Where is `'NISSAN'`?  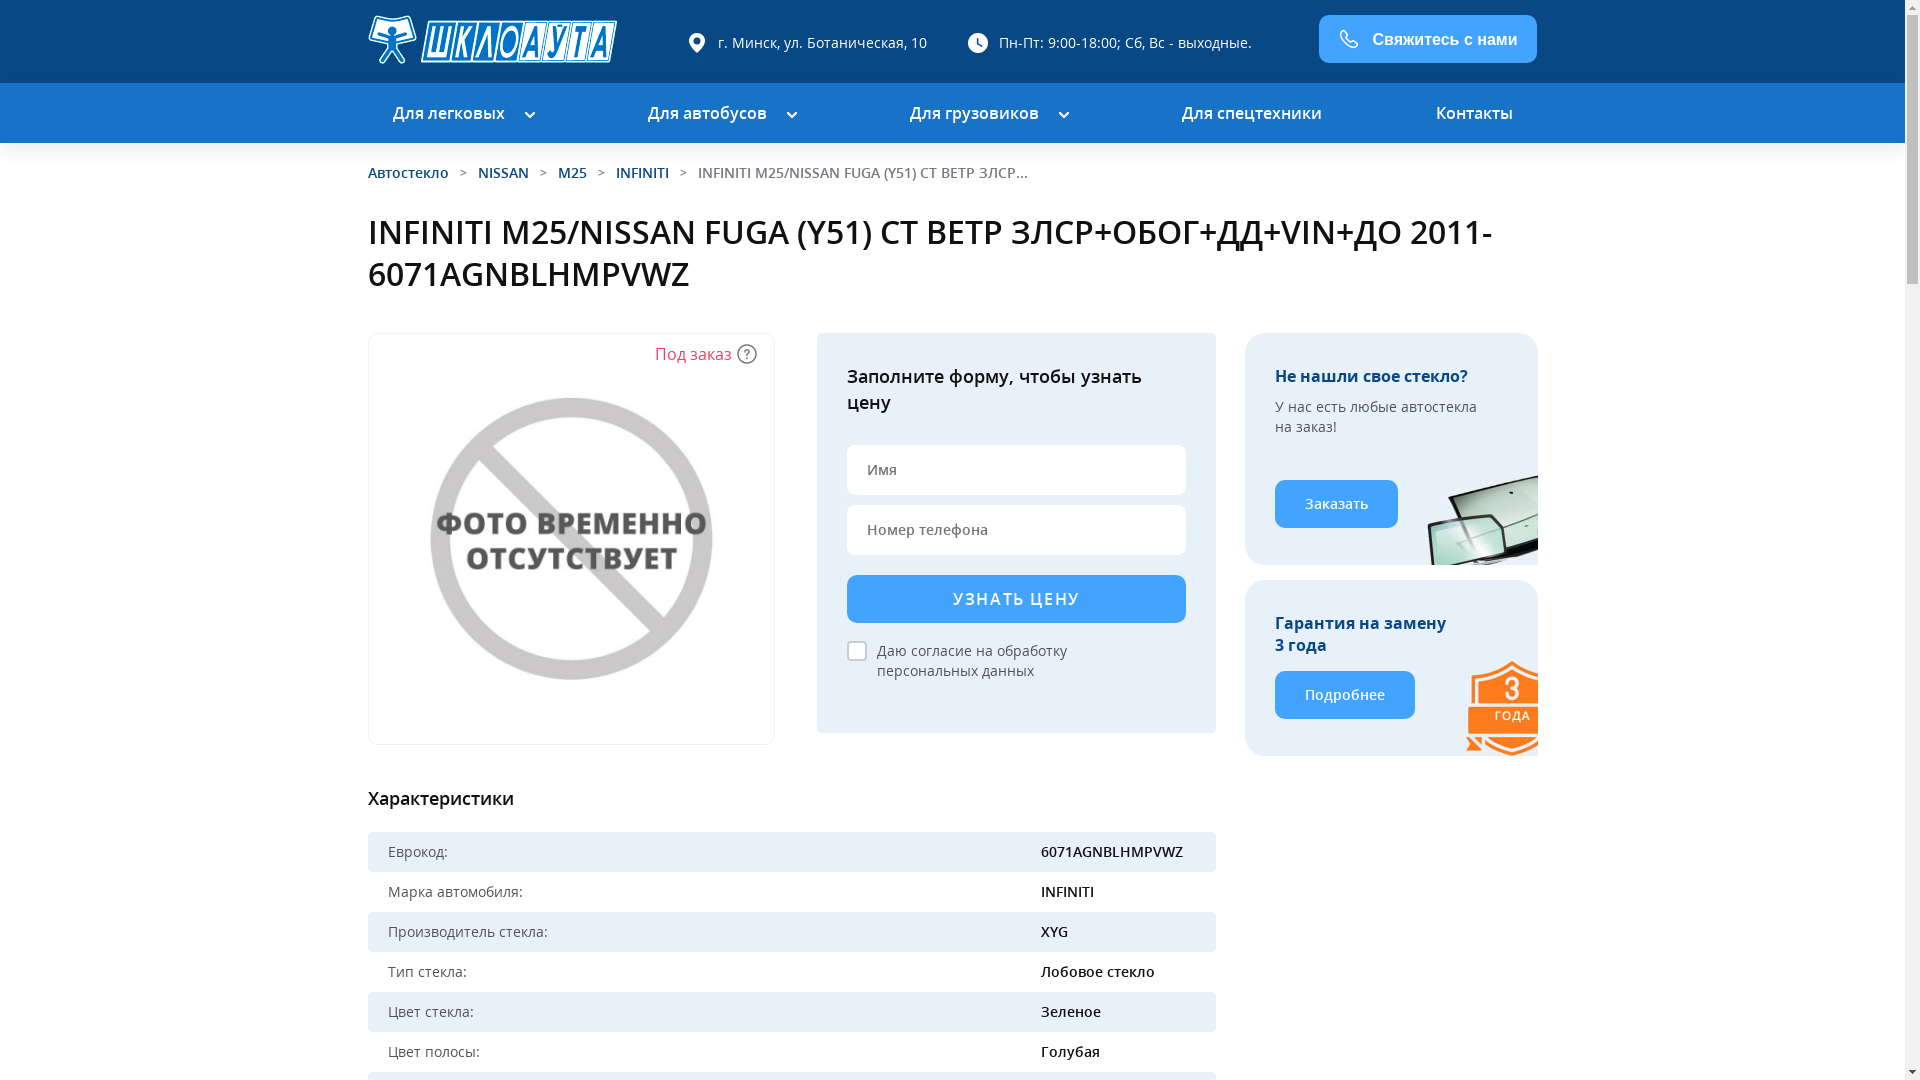 'NISSAN' is located at coordinates (503, 171).